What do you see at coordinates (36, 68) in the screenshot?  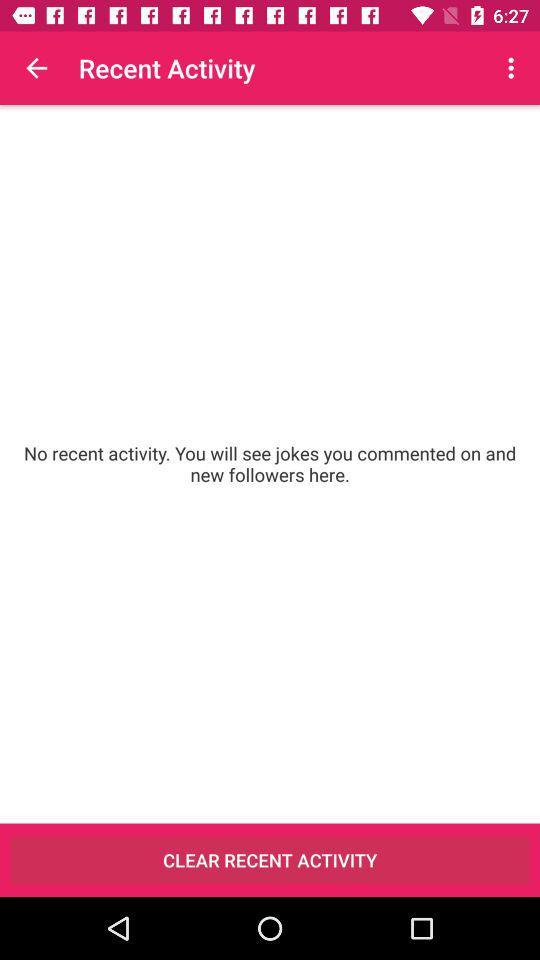 I see `the app next to the recent activity icon` at bounding box center [36, 68].